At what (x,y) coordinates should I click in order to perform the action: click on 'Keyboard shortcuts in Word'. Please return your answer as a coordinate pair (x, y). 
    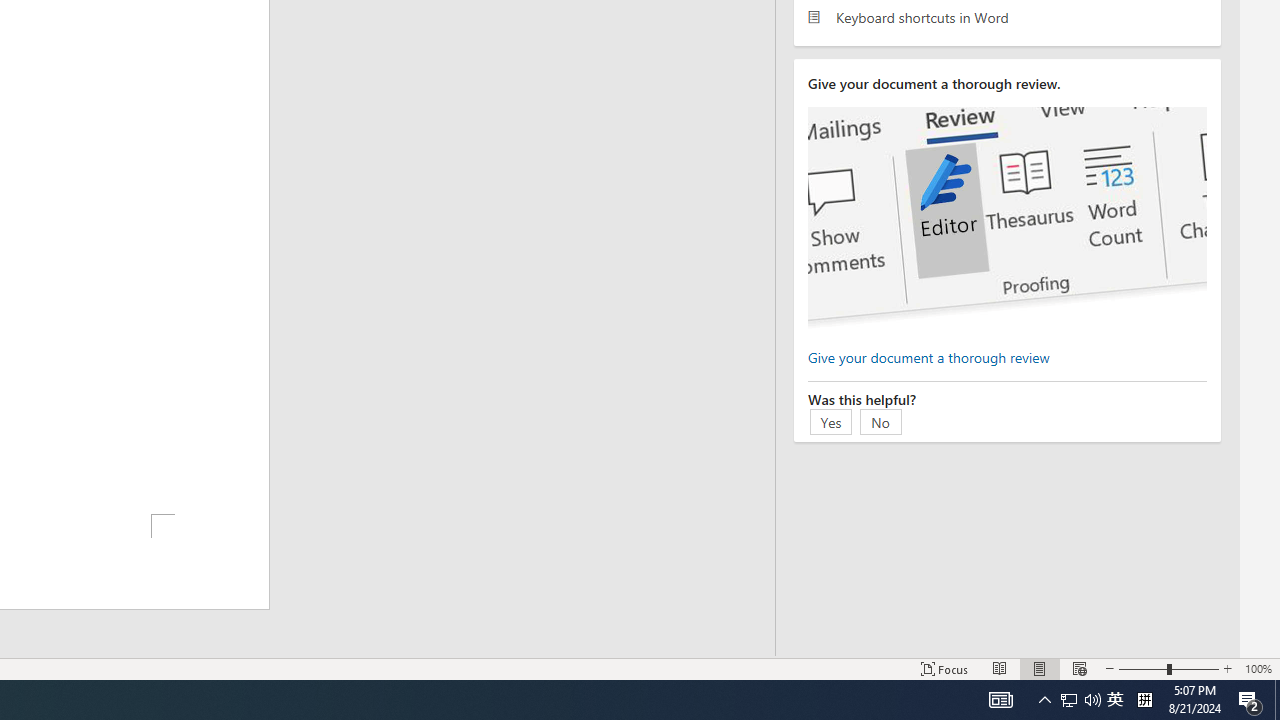
    Looking at the image, I should click on (1007, 17).